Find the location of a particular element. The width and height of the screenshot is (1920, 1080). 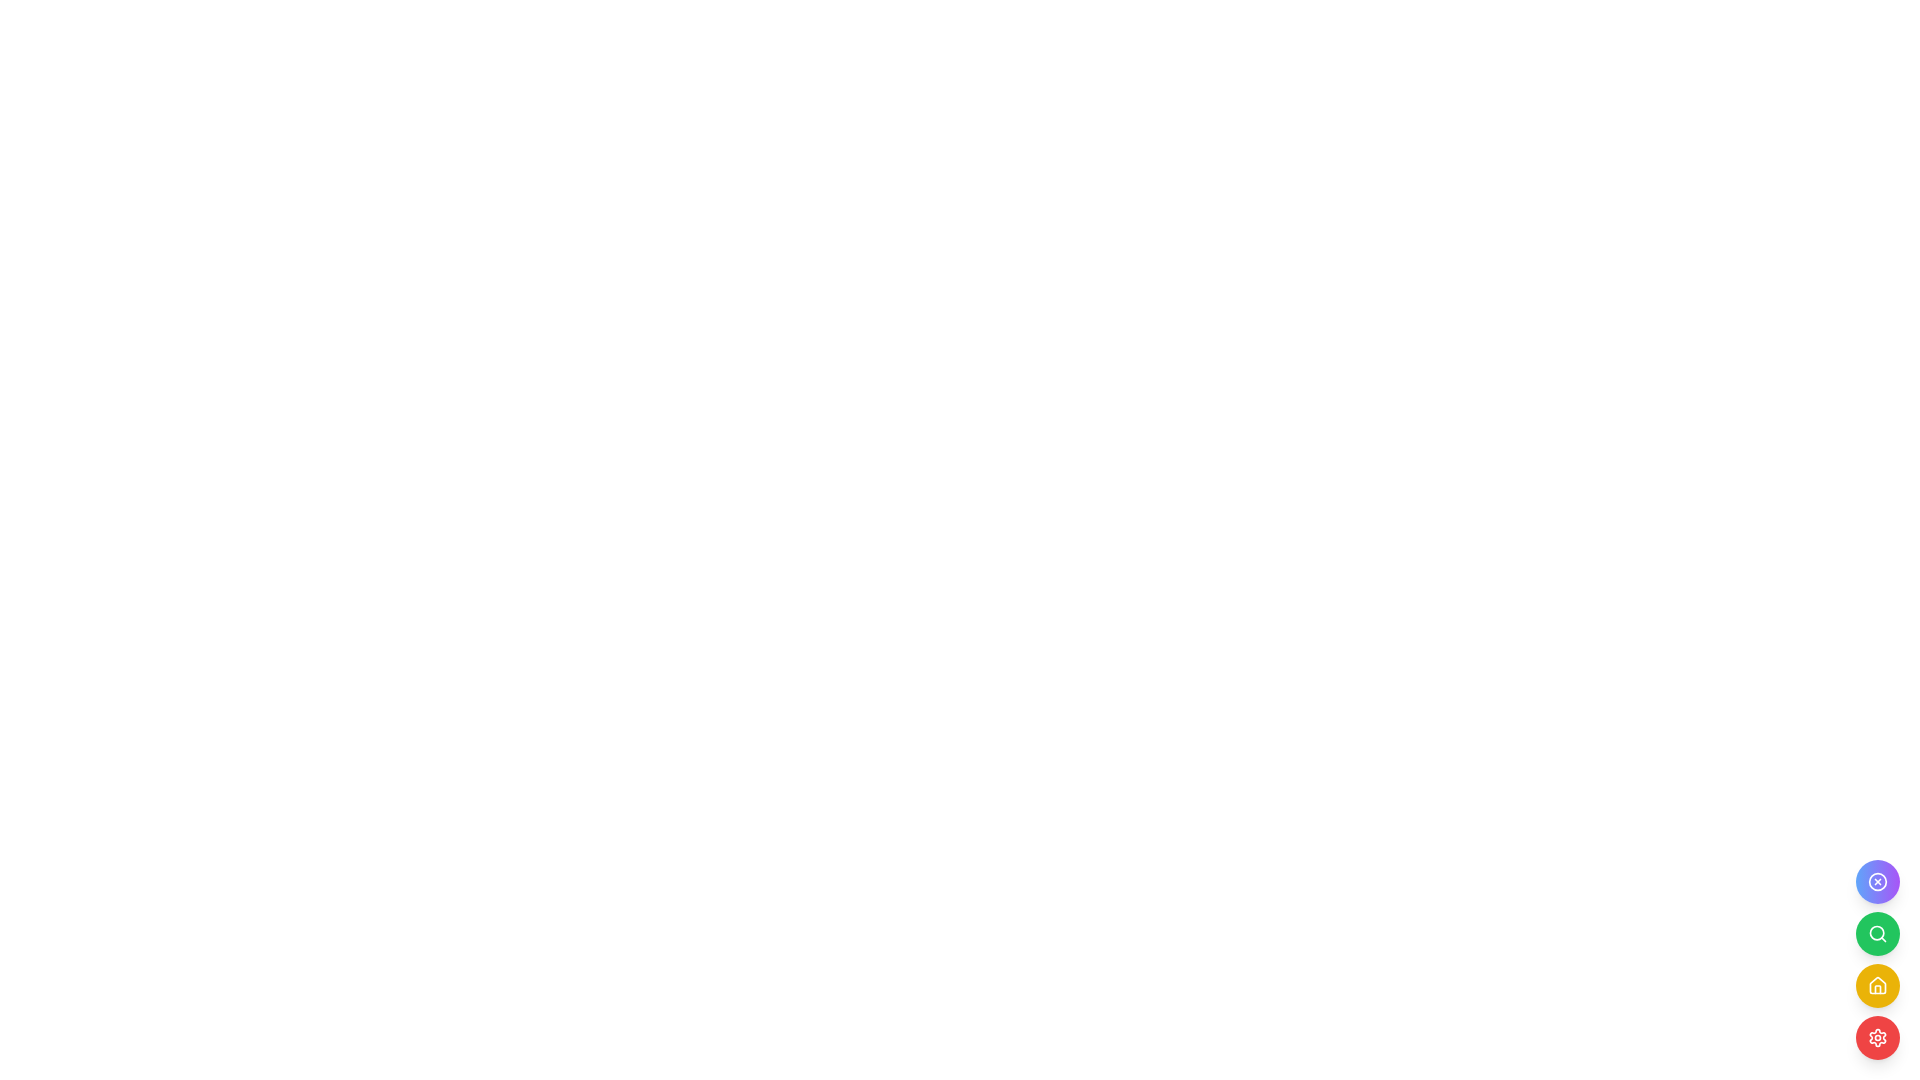

the circular red button with a white gear icon is located at coordinates (1876, 1036).